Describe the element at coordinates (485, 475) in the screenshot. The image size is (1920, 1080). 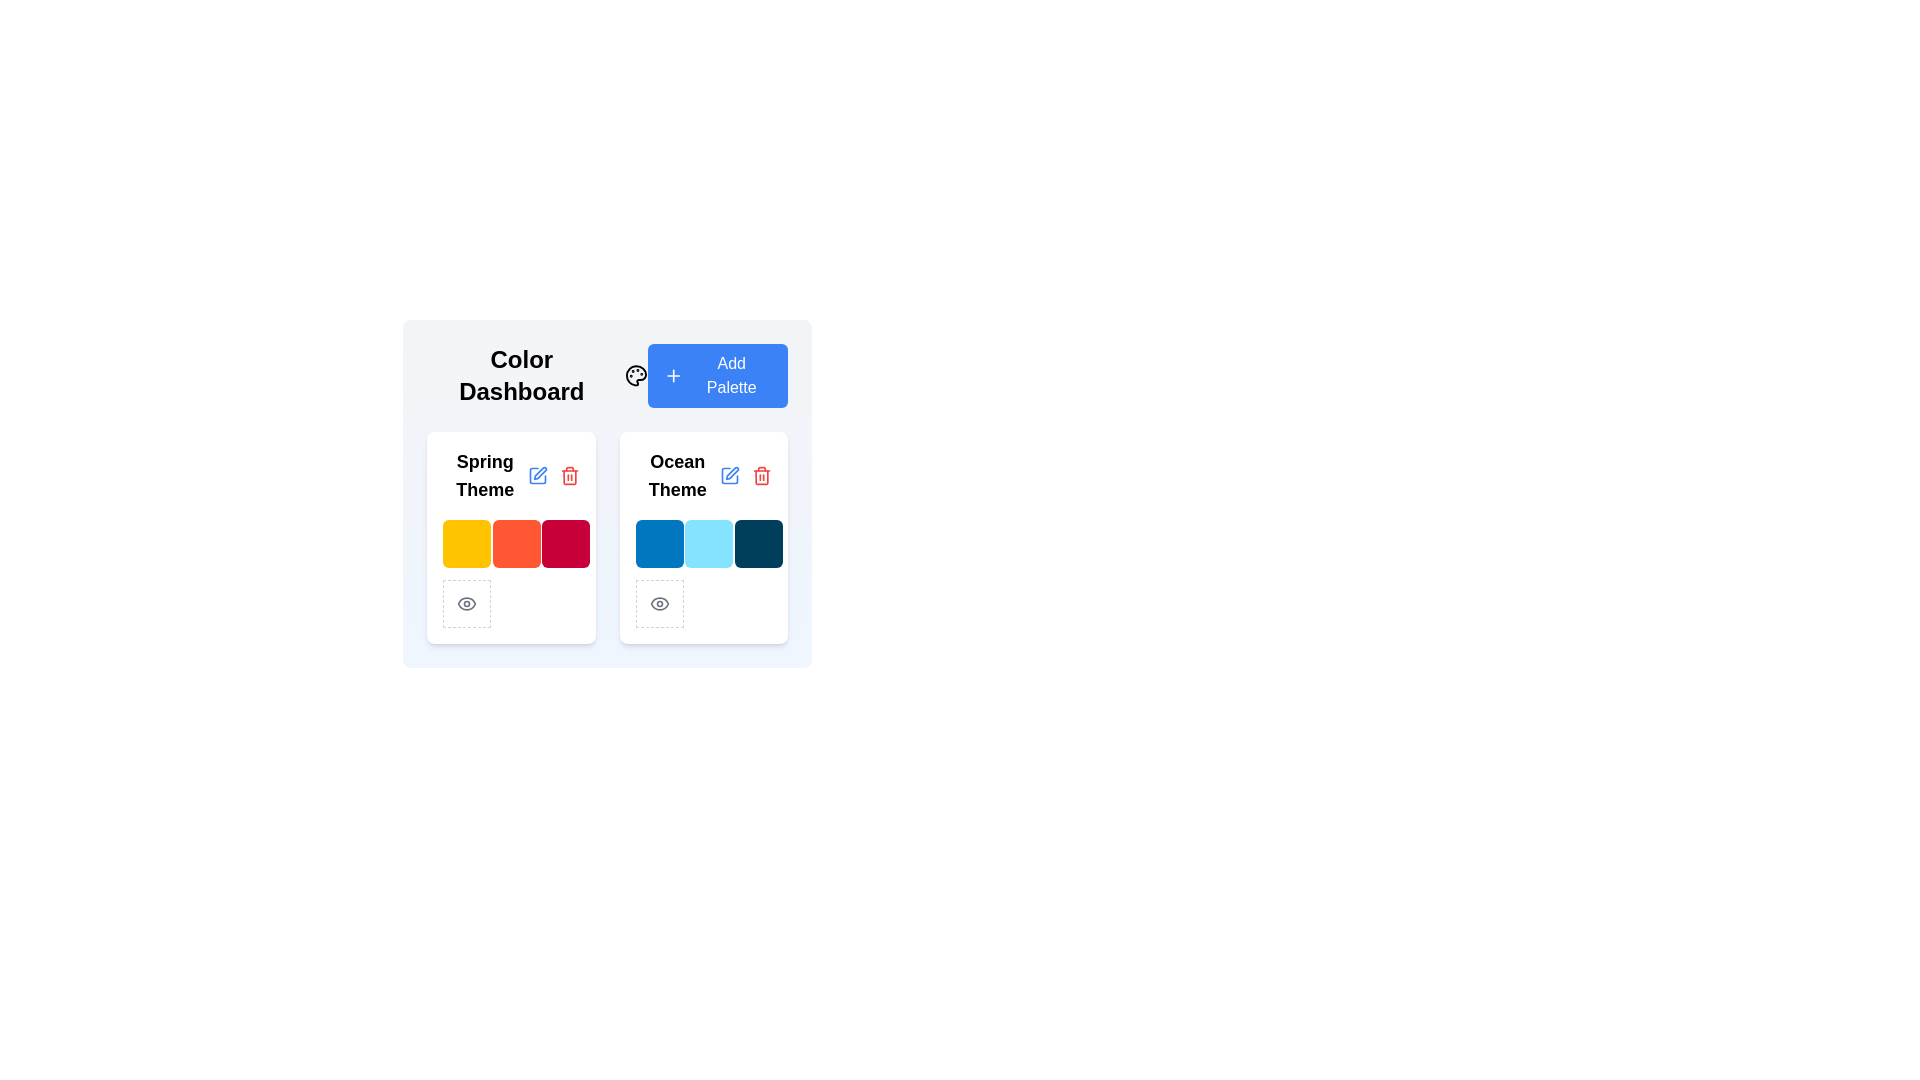
I see `the text label indicating the theme or purpose of the palette located at the top of the first palette card under the 'Color Dashboard' heading` at that location.